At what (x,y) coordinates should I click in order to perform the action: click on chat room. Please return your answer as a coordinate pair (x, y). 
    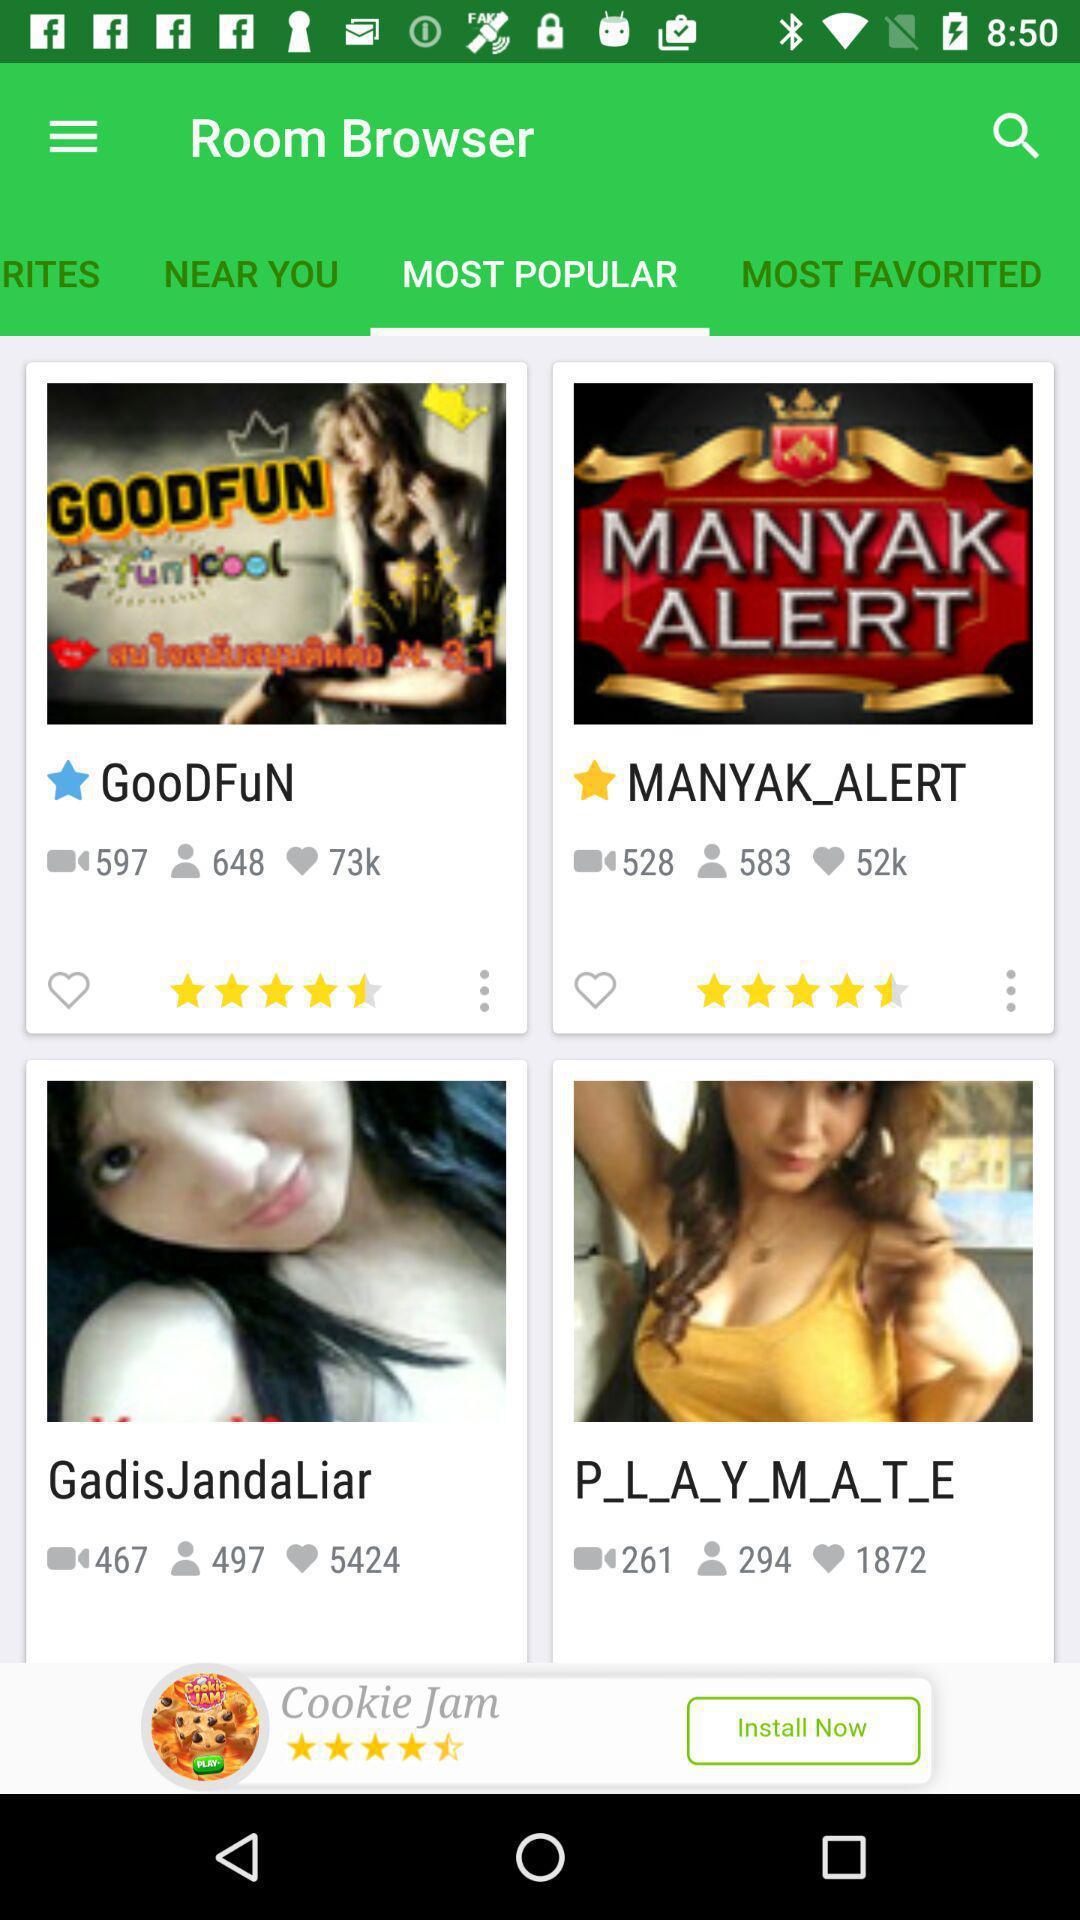
    Looking at the image, I should click on (70, 988).